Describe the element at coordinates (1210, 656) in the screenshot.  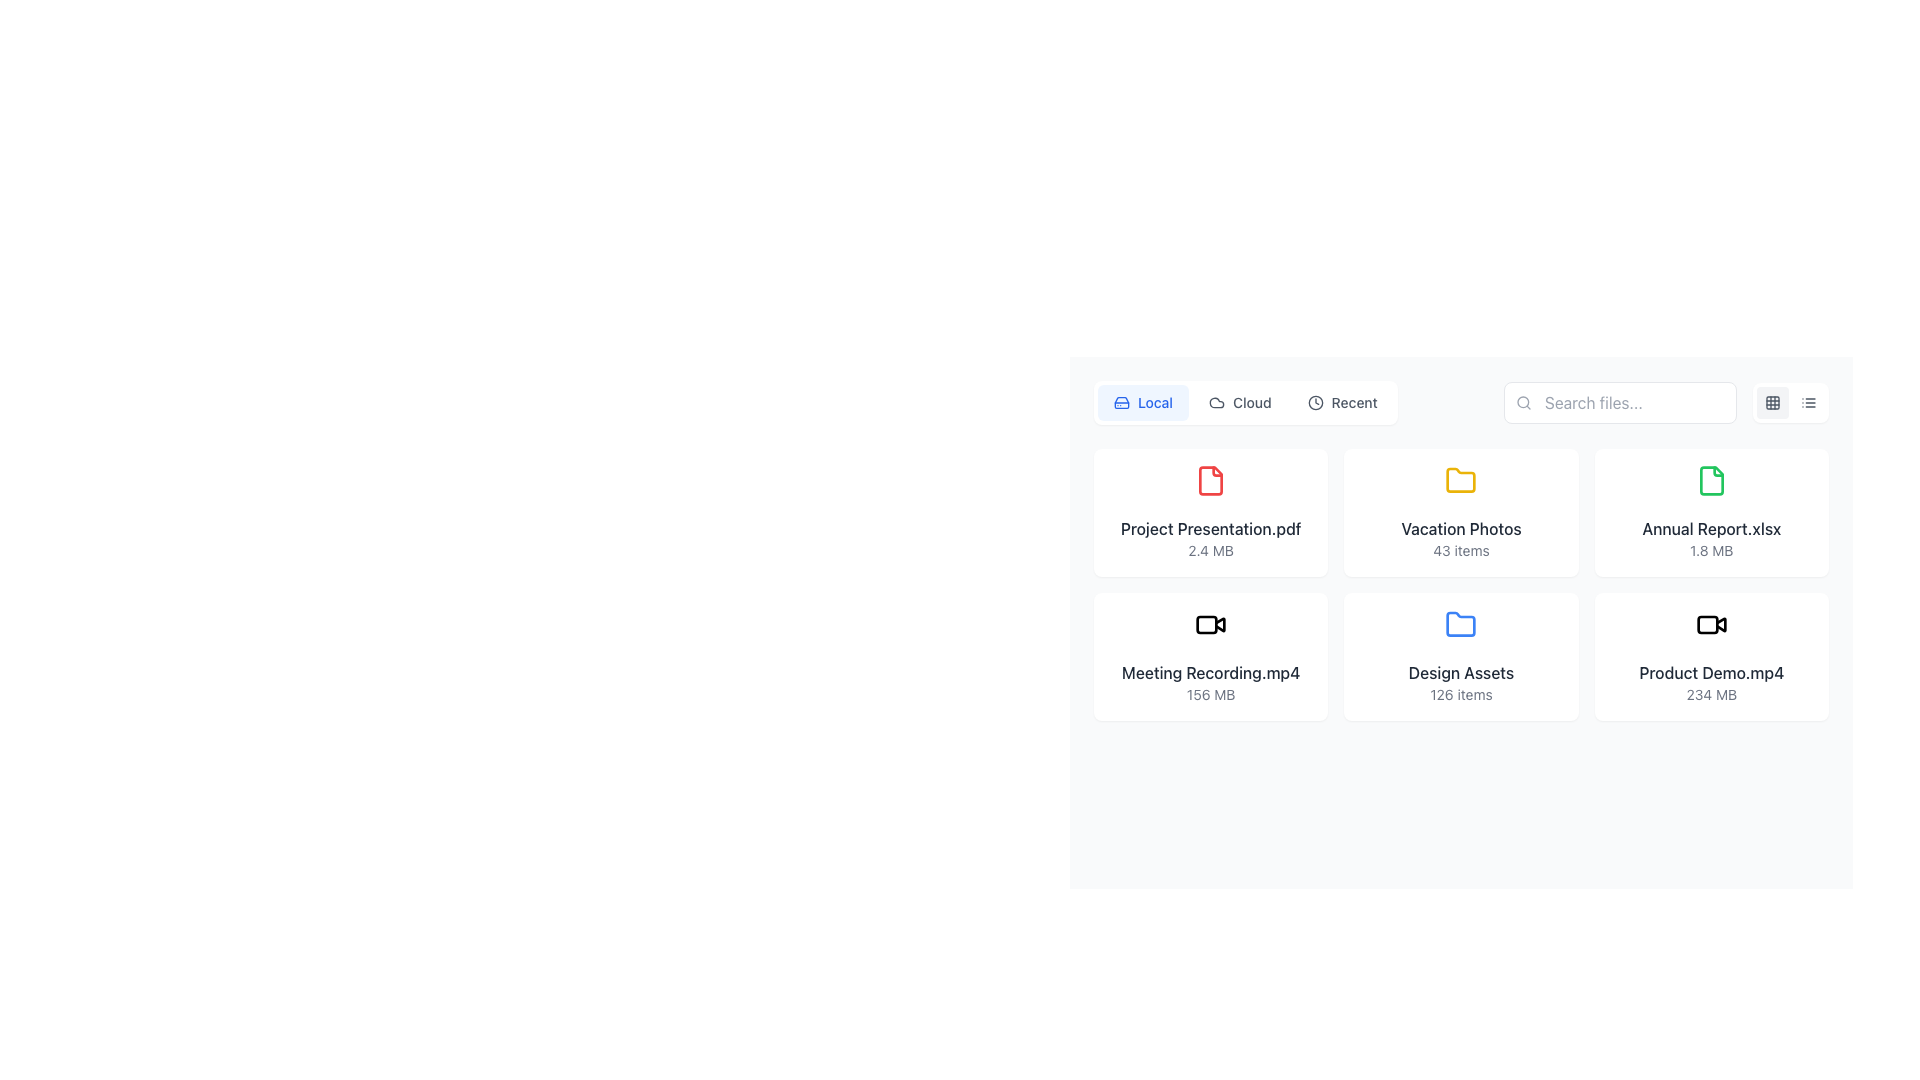
I see `the file preview component representing 'Meeting Recording.mp4'` at that location.